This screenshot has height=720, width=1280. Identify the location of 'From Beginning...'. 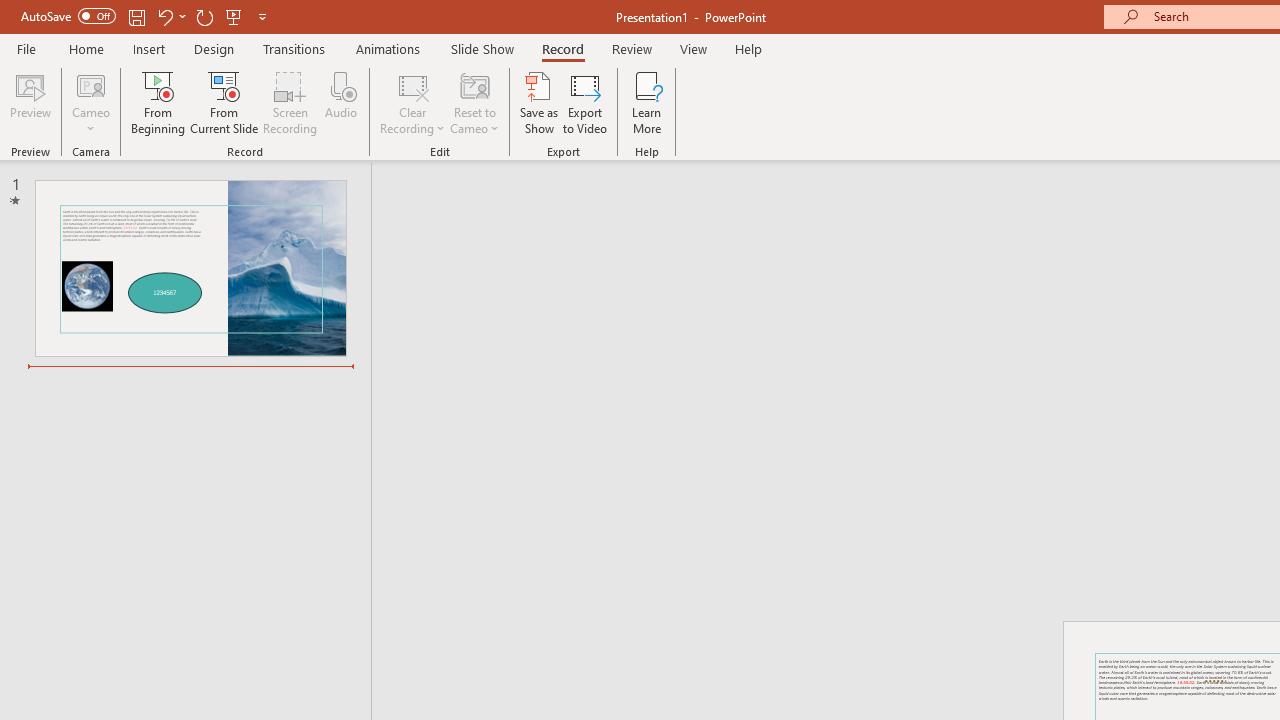
(157, 103).